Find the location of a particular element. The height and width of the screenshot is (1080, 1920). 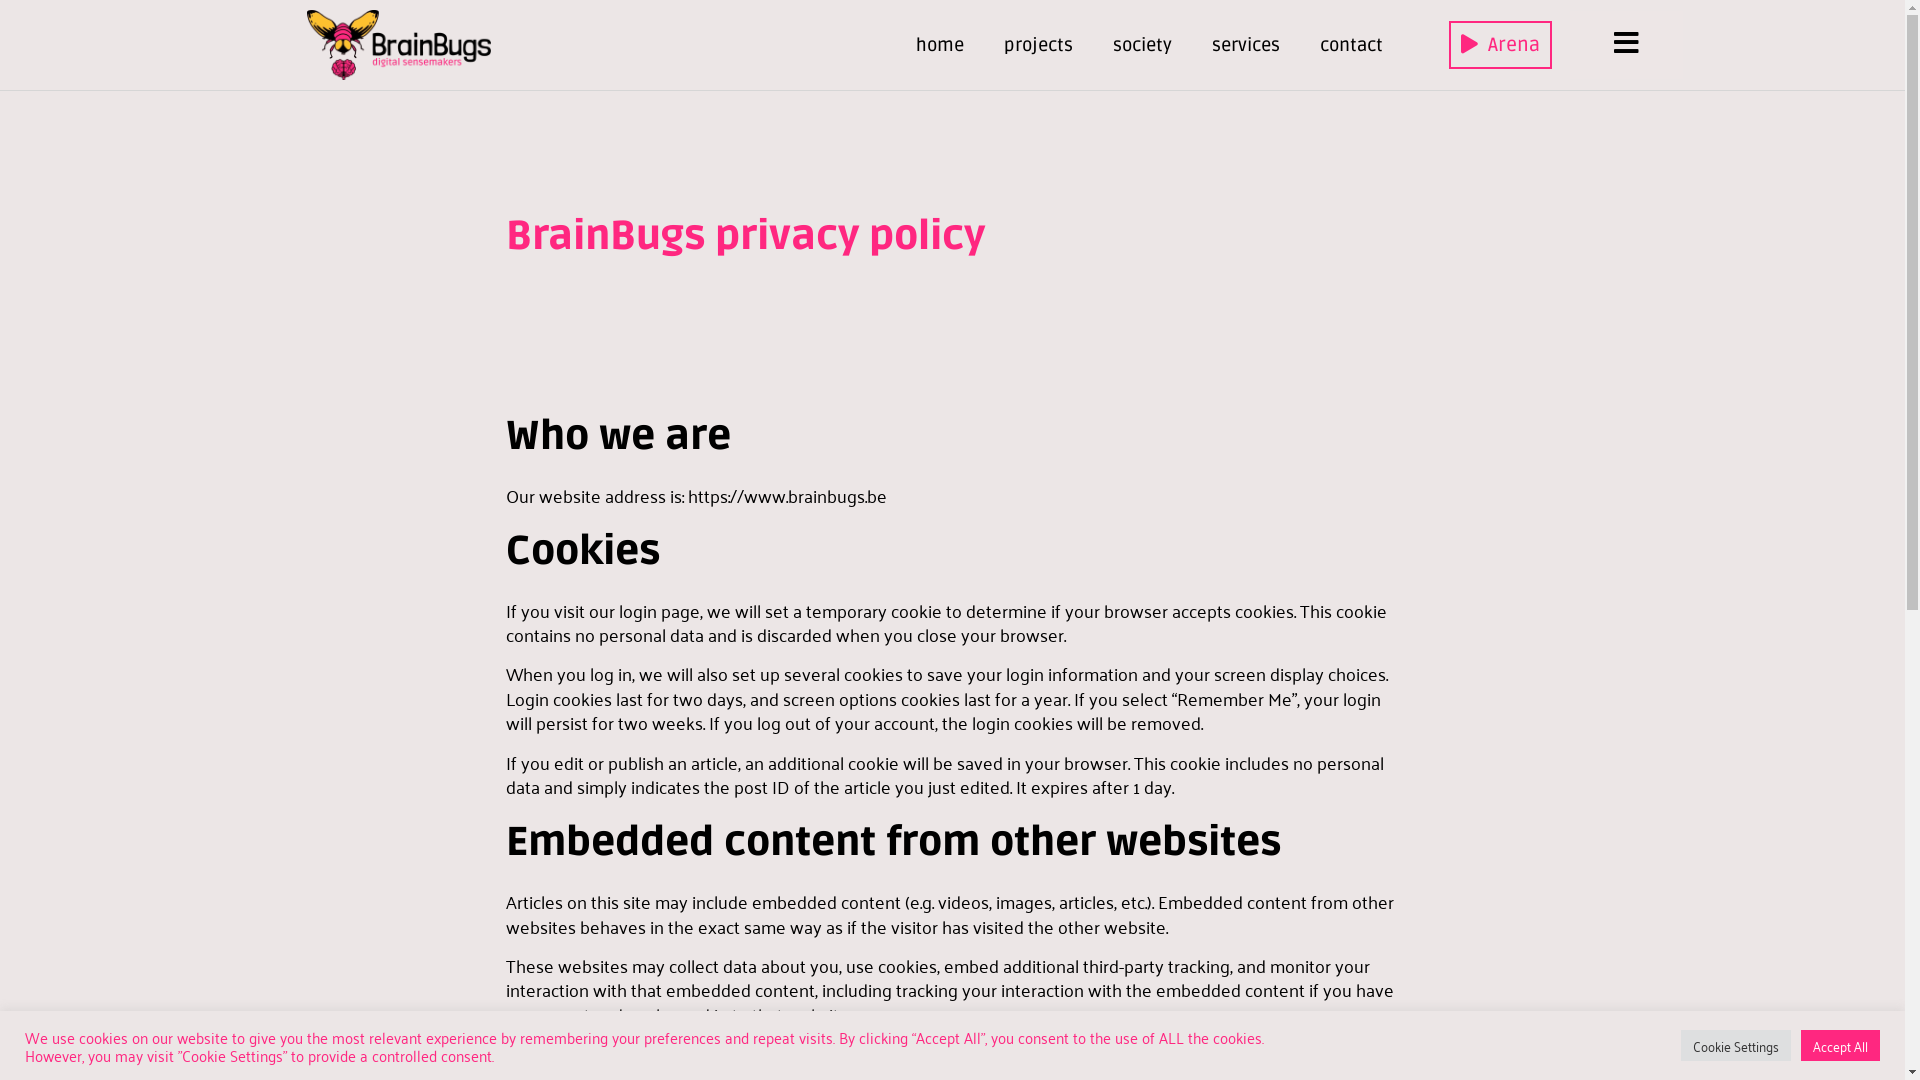

'services' is located at coordinates (1245, 45).